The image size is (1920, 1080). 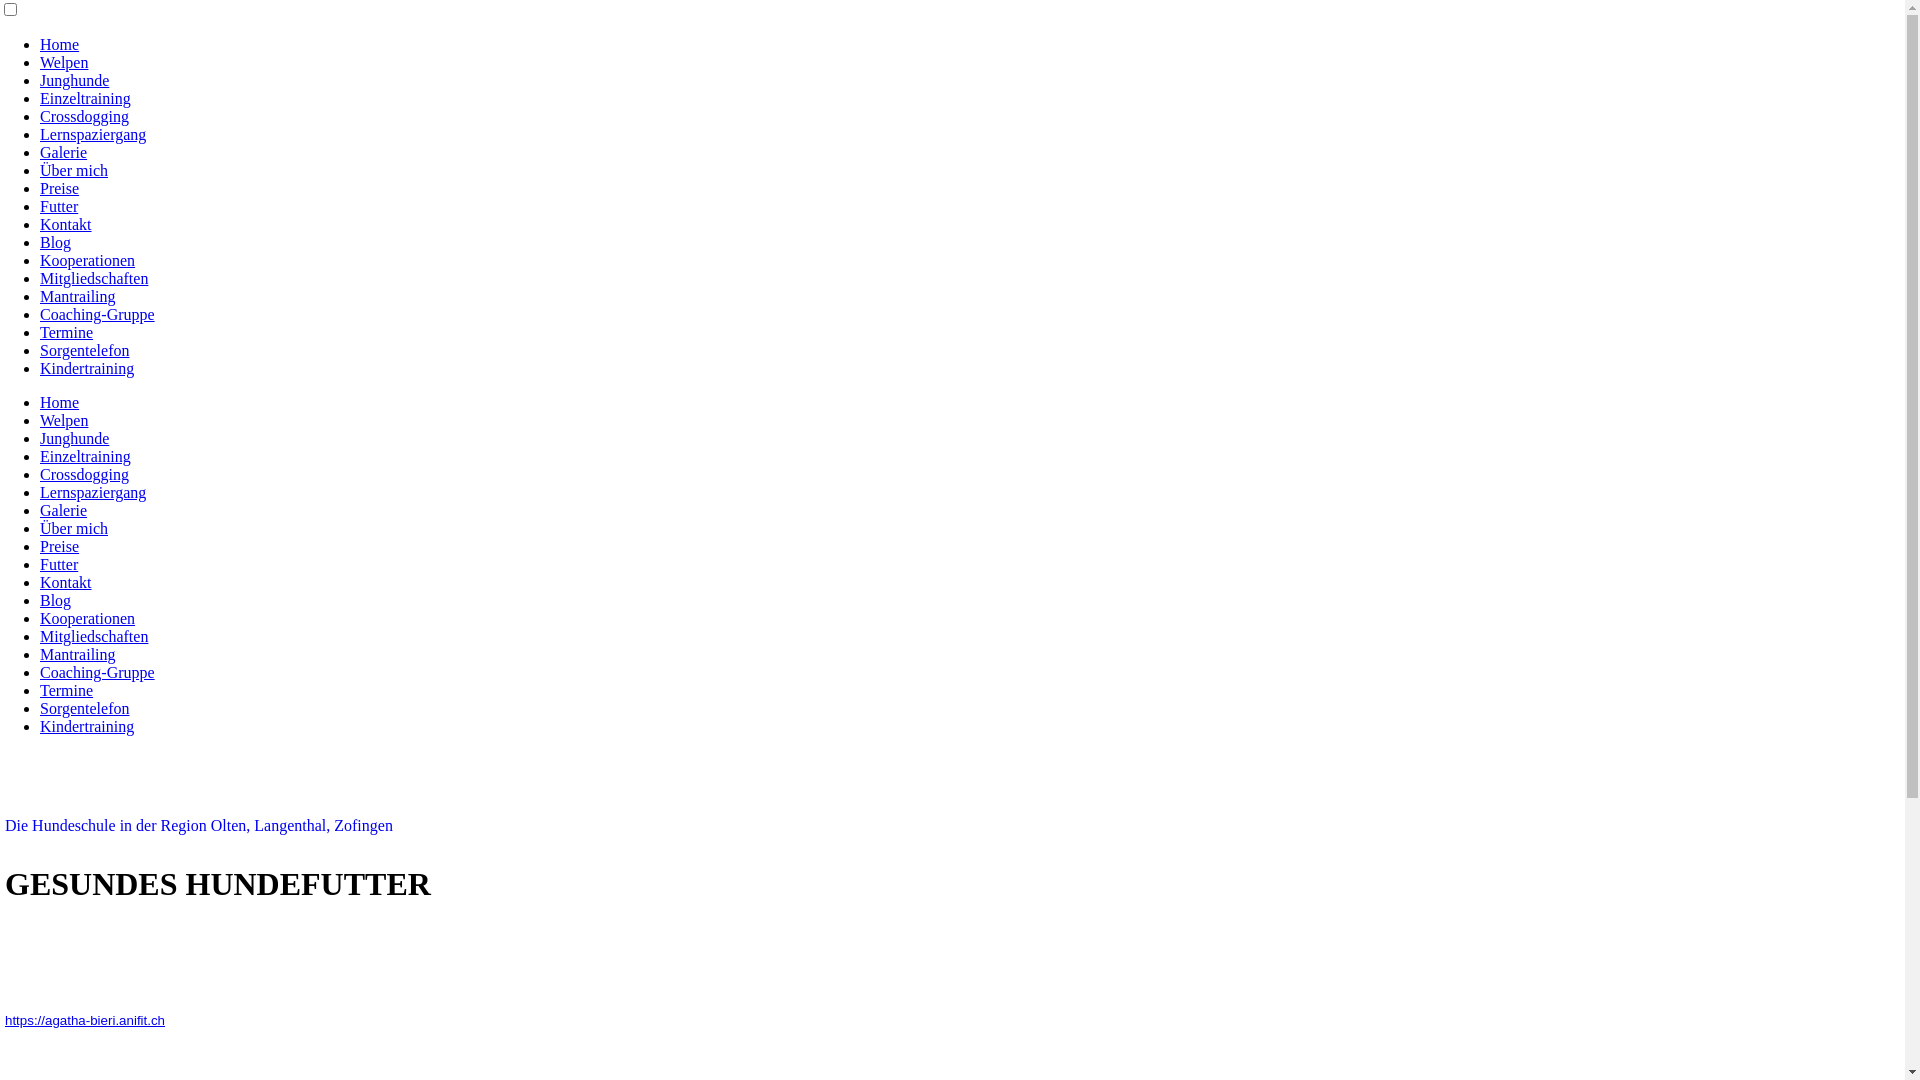 I want to click on 'Galerie', so click(x=39, y=151).